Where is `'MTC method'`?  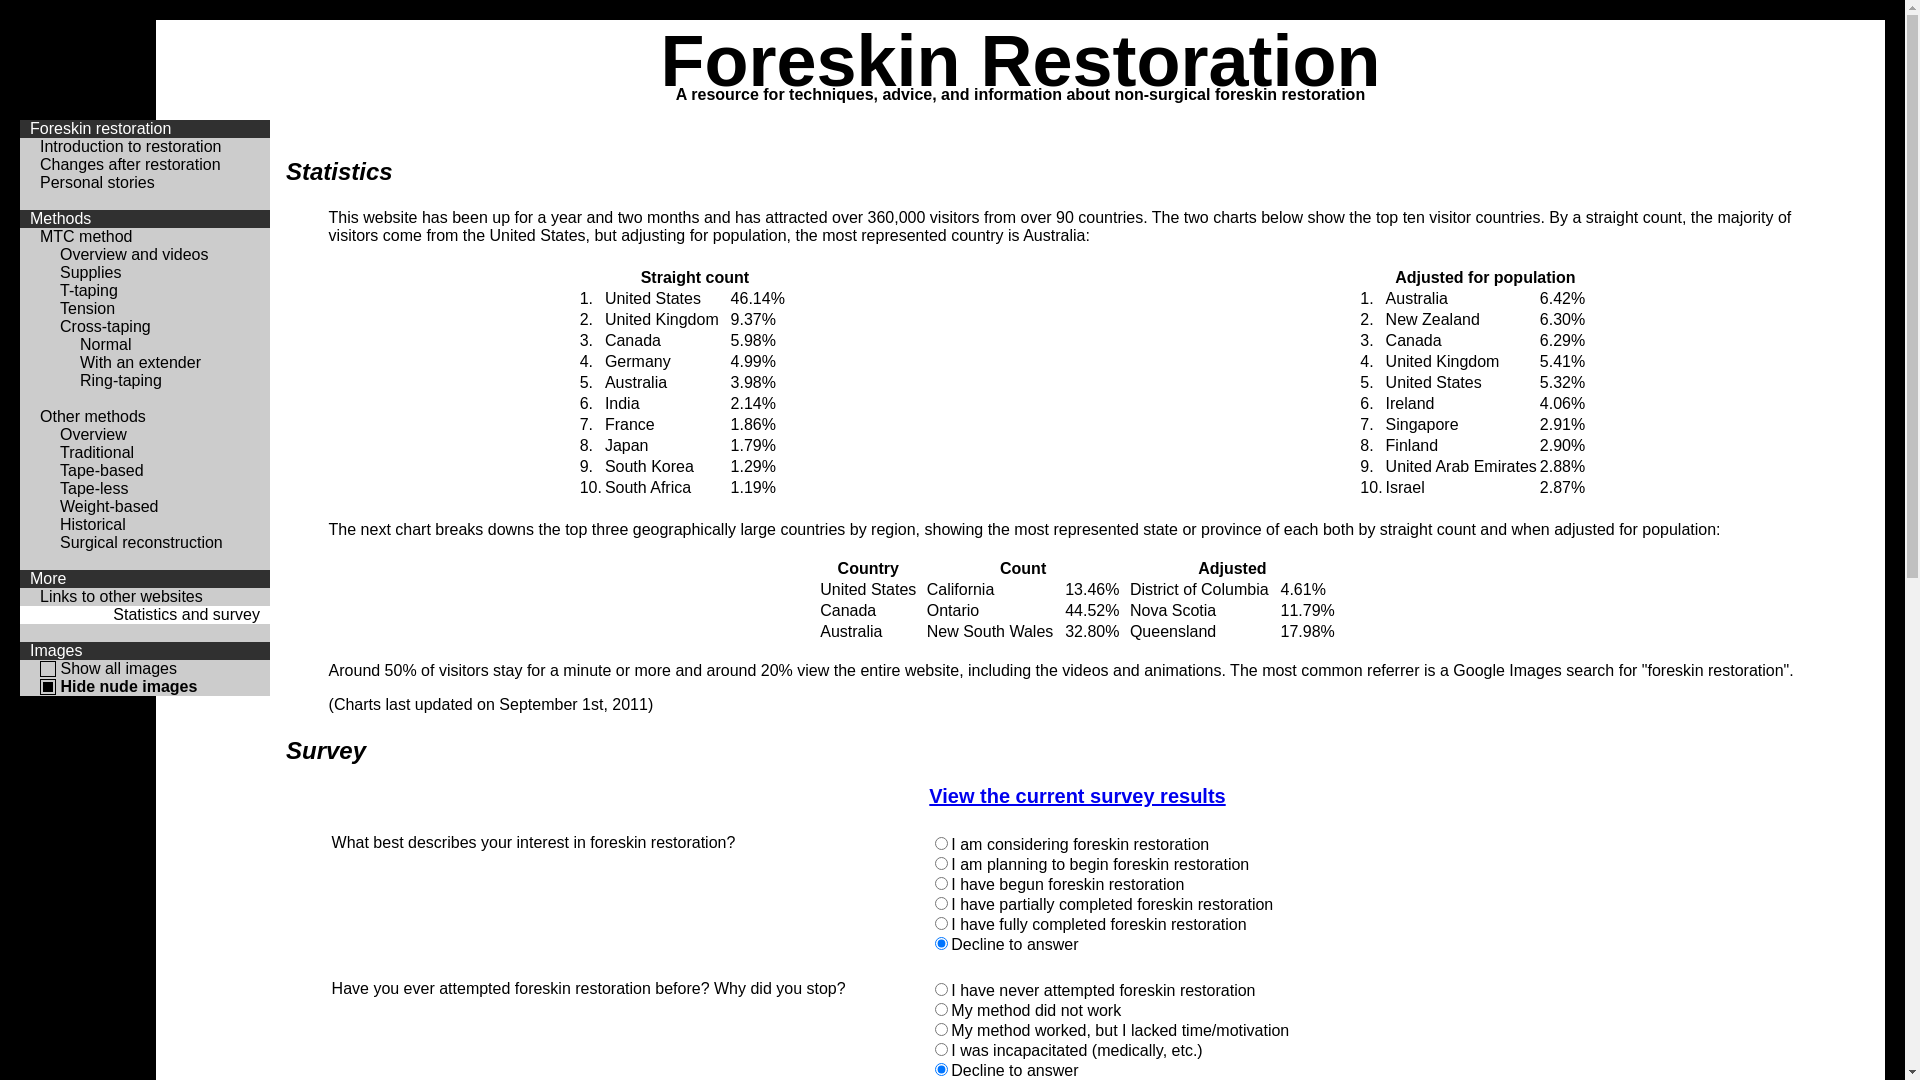
'MTC method' is located at coordinates (85, 235).